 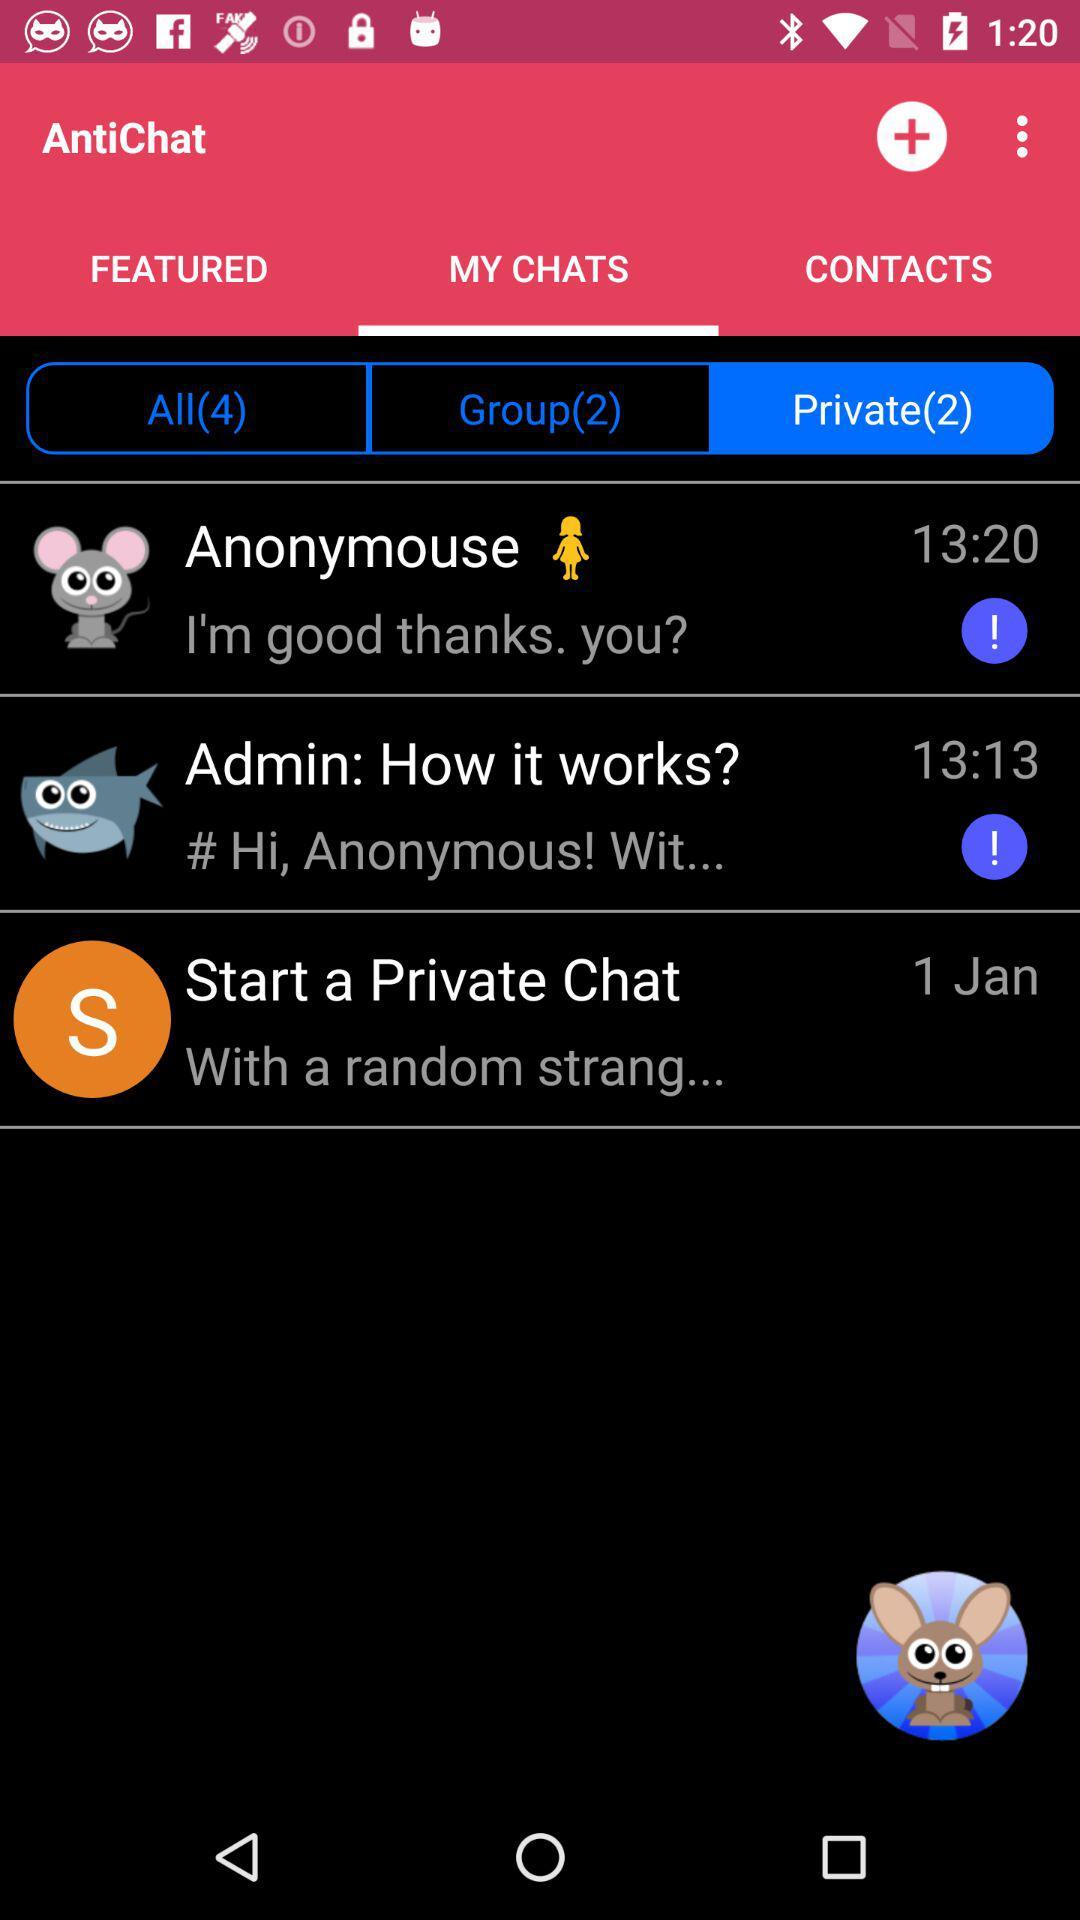 I want to click on item to the right of the all(4) item, so click(x=540, y=407).